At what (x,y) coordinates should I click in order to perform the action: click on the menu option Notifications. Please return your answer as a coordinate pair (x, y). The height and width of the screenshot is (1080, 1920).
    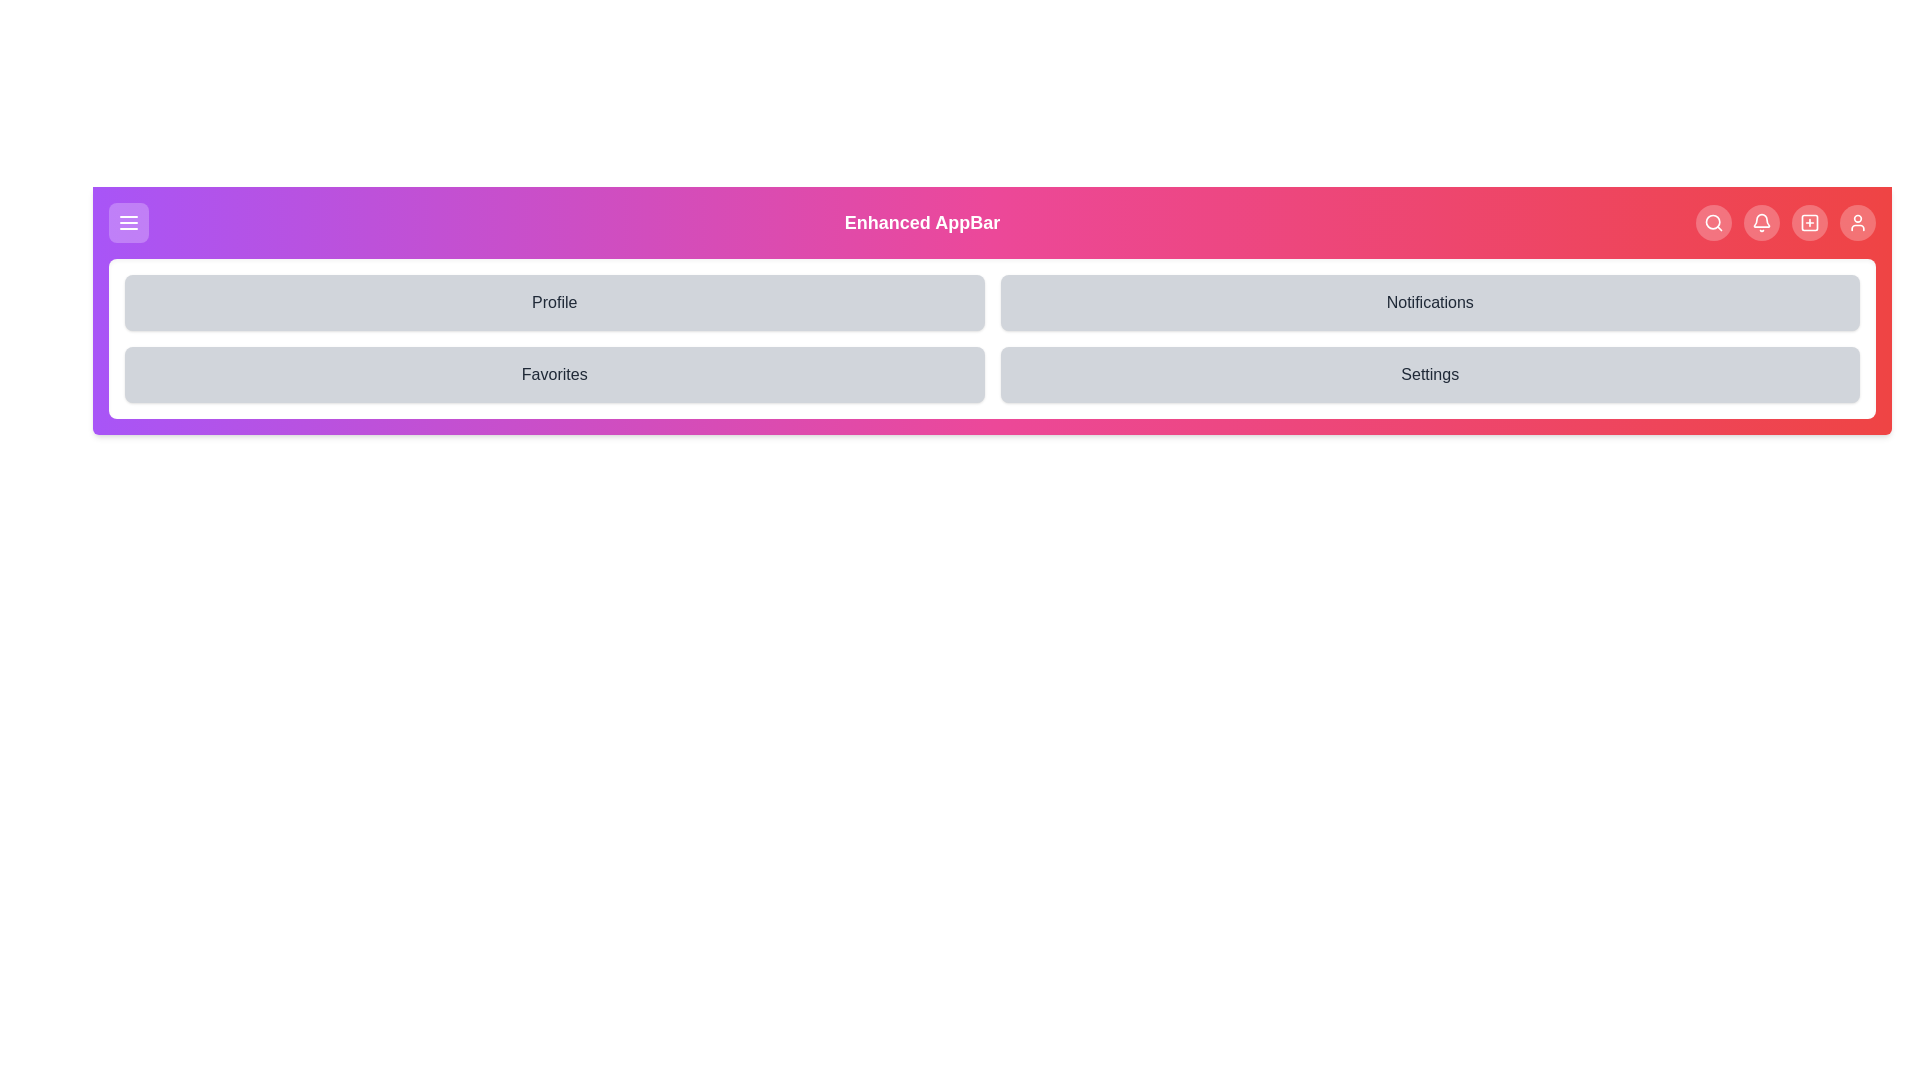
    Looking at the image, I should click on (1429, 303).